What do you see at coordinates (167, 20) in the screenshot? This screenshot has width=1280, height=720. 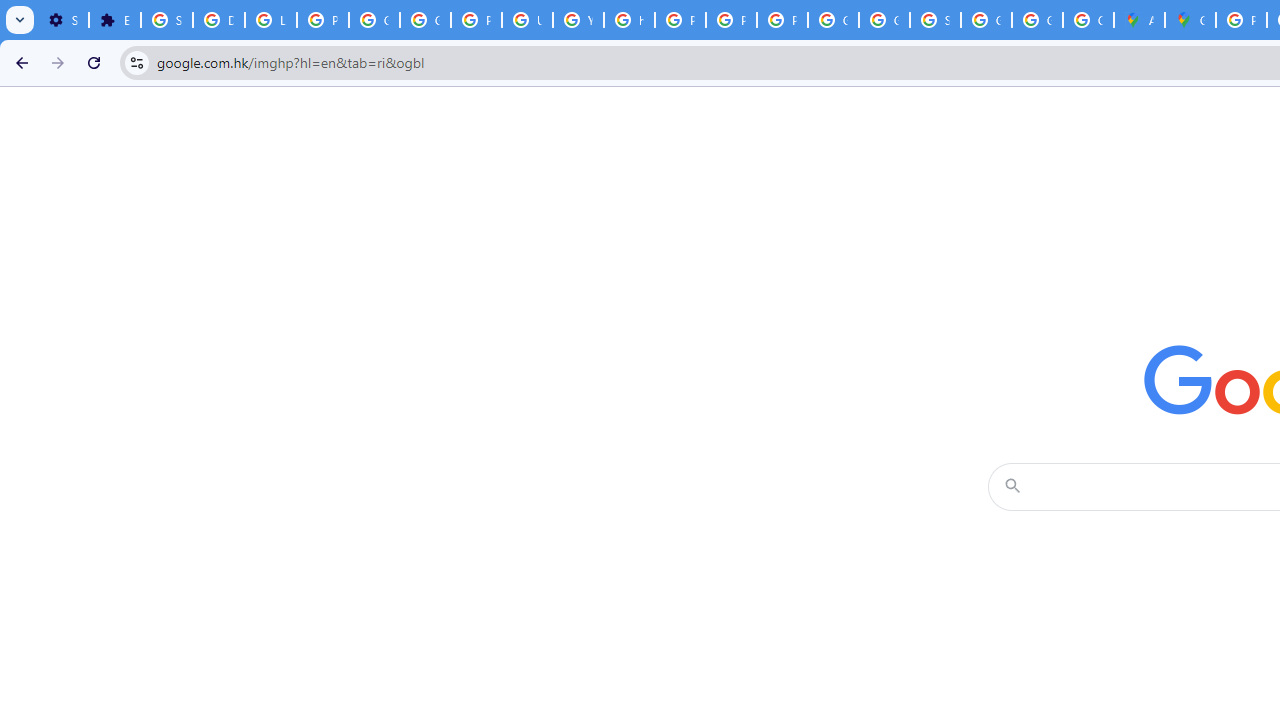 I see `'Sign in - Google Accounts'` at bounding box center [167, 20].